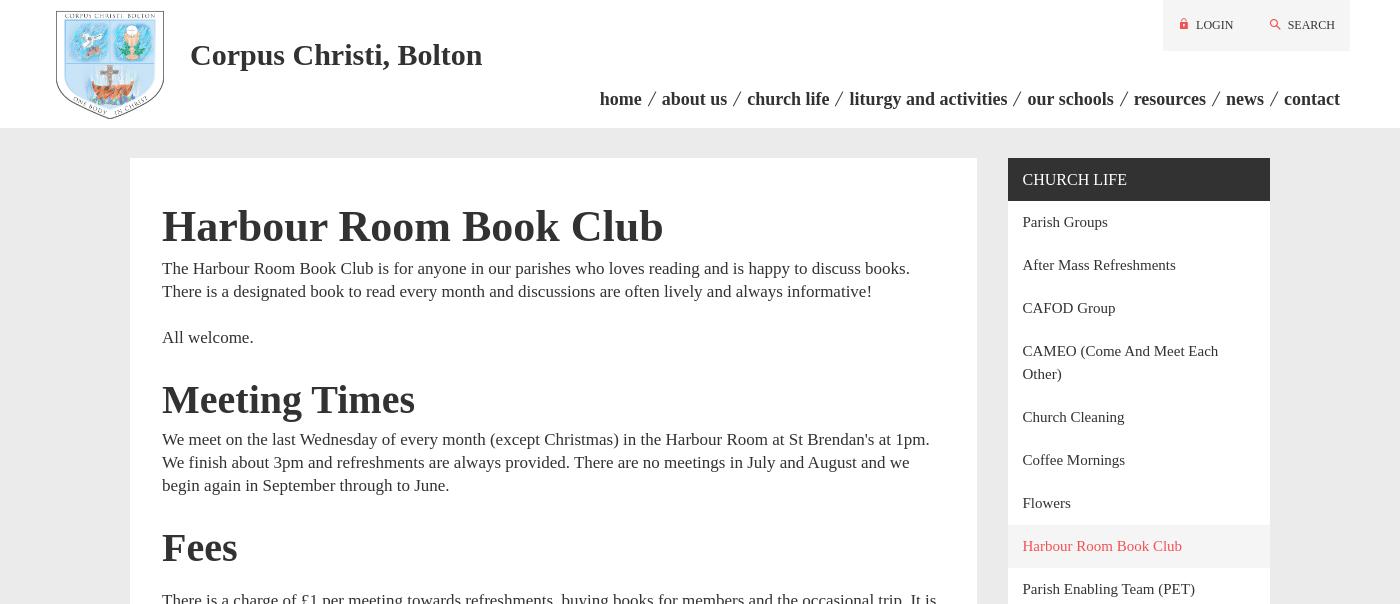  What do you see at coordinates (207, 335) in the screenshot?
I see `'All welcome.'` at bounding box center [207, 335].